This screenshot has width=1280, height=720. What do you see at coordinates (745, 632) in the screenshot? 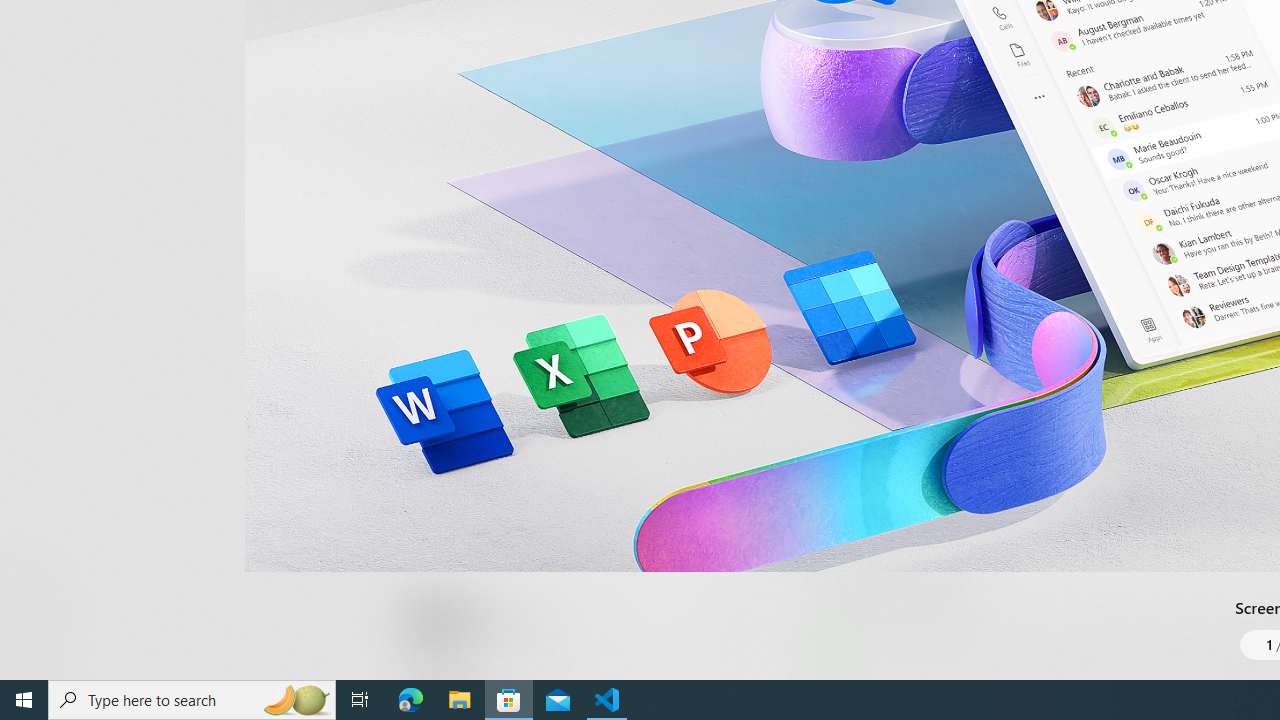
I see `'Share'` at bounding box center [745, 632].